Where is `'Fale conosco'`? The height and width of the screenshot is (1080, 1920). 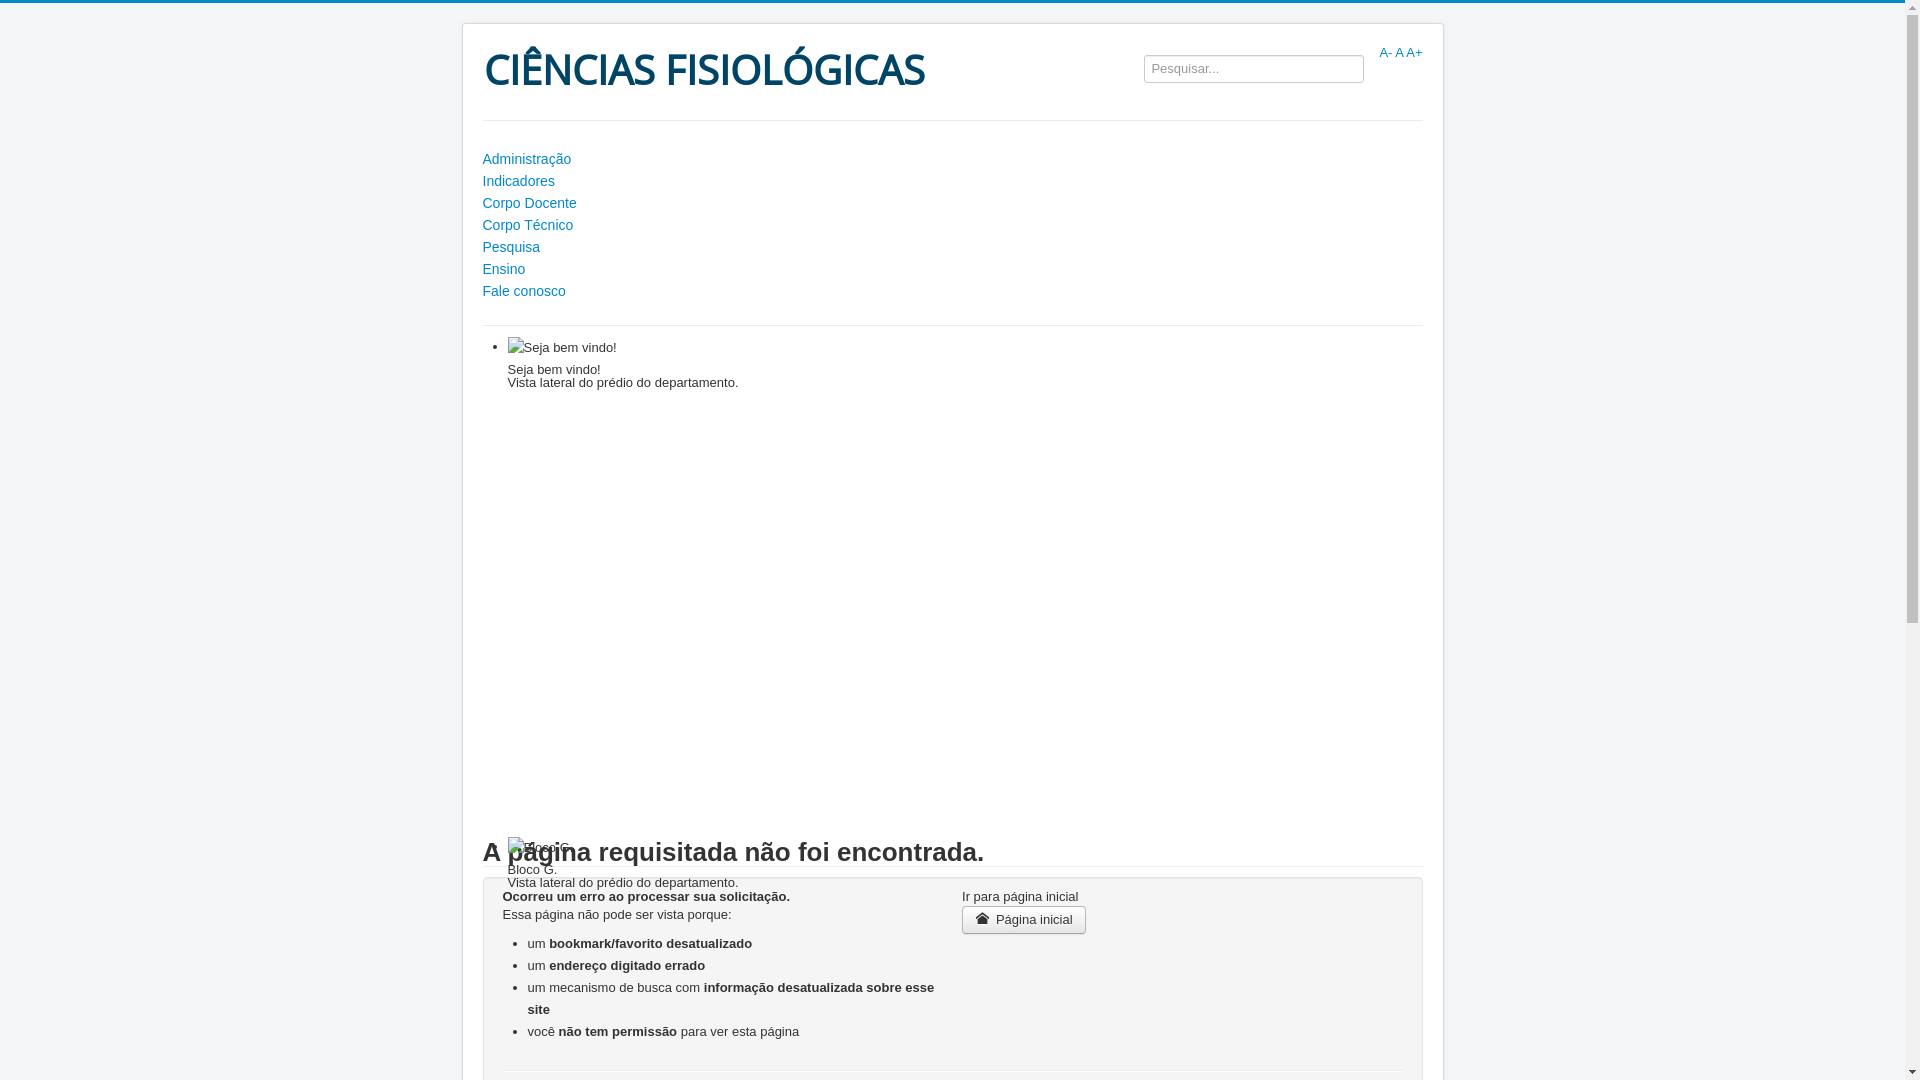
'Fale conosco' is located at coordinates (950, 290).